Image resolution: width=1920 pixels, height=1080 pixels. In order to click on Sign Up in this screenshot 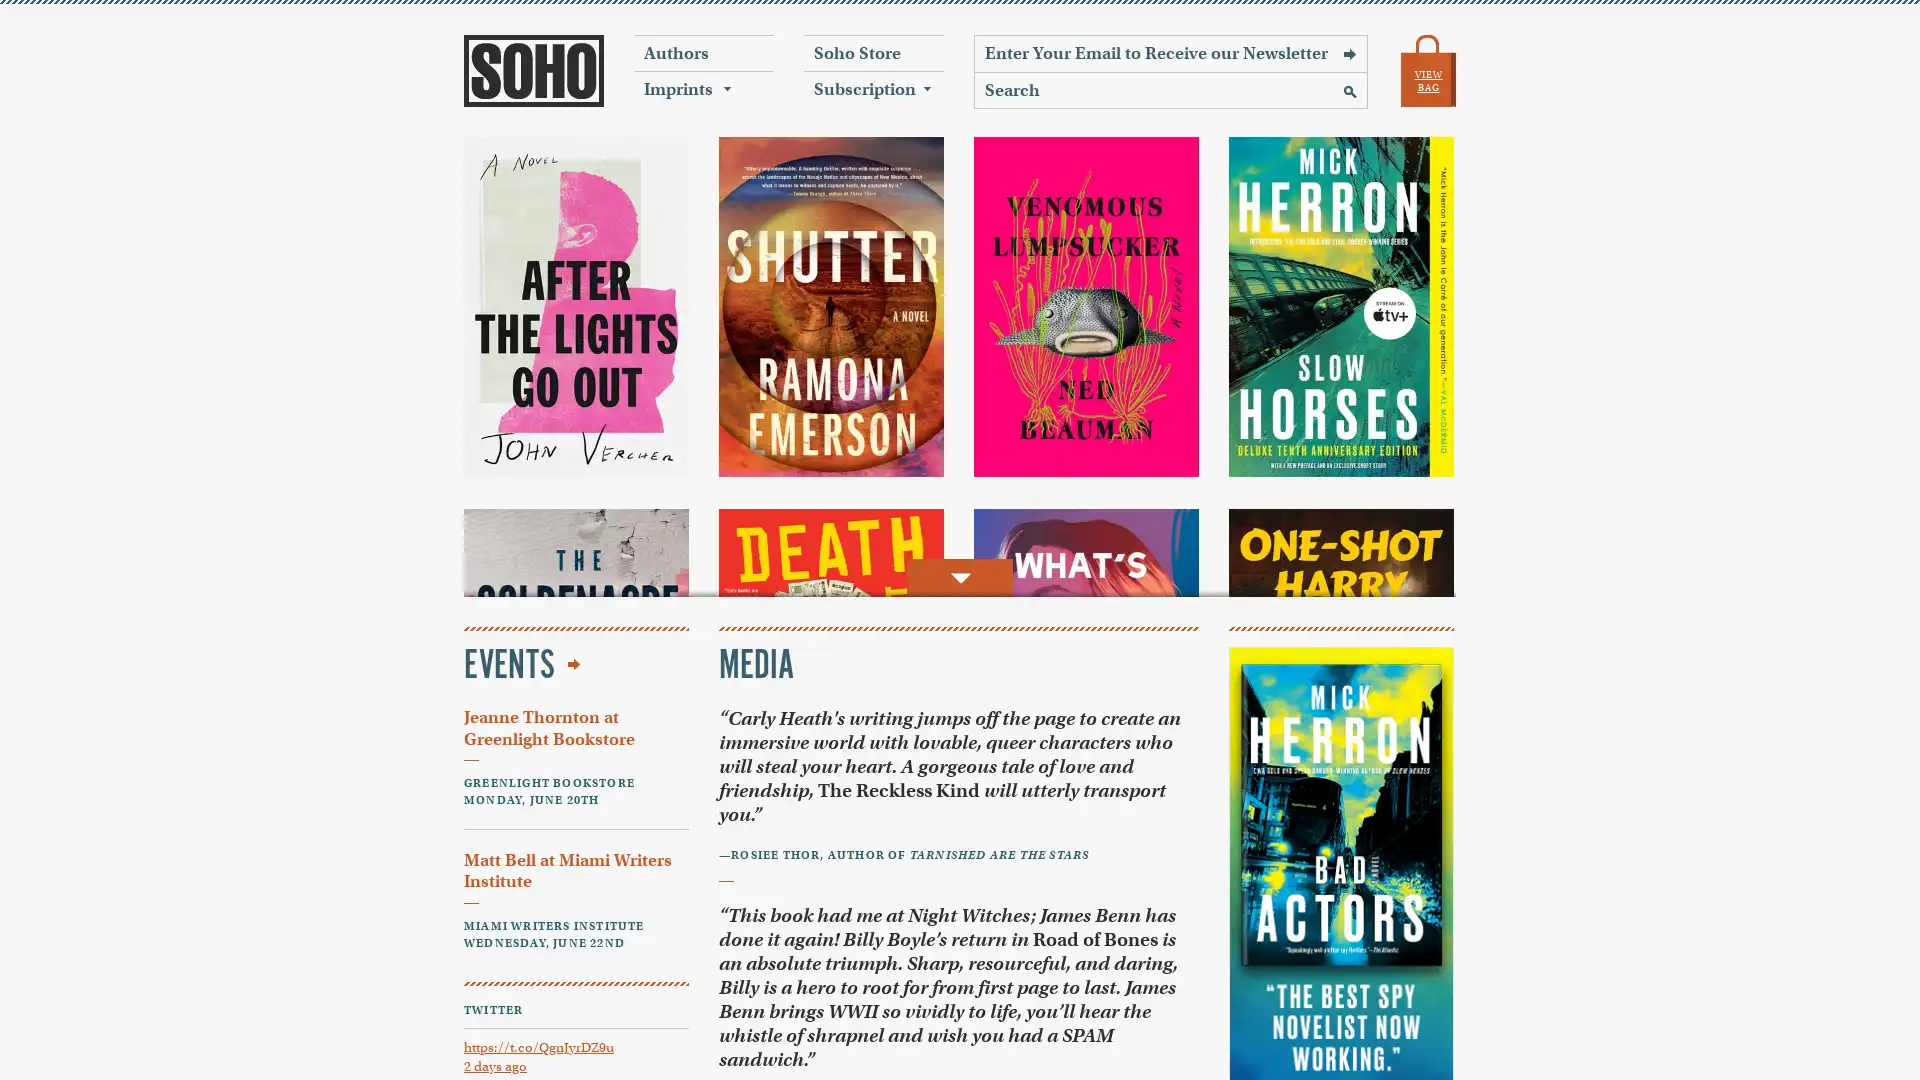, I will do `click(1349, 52)`.